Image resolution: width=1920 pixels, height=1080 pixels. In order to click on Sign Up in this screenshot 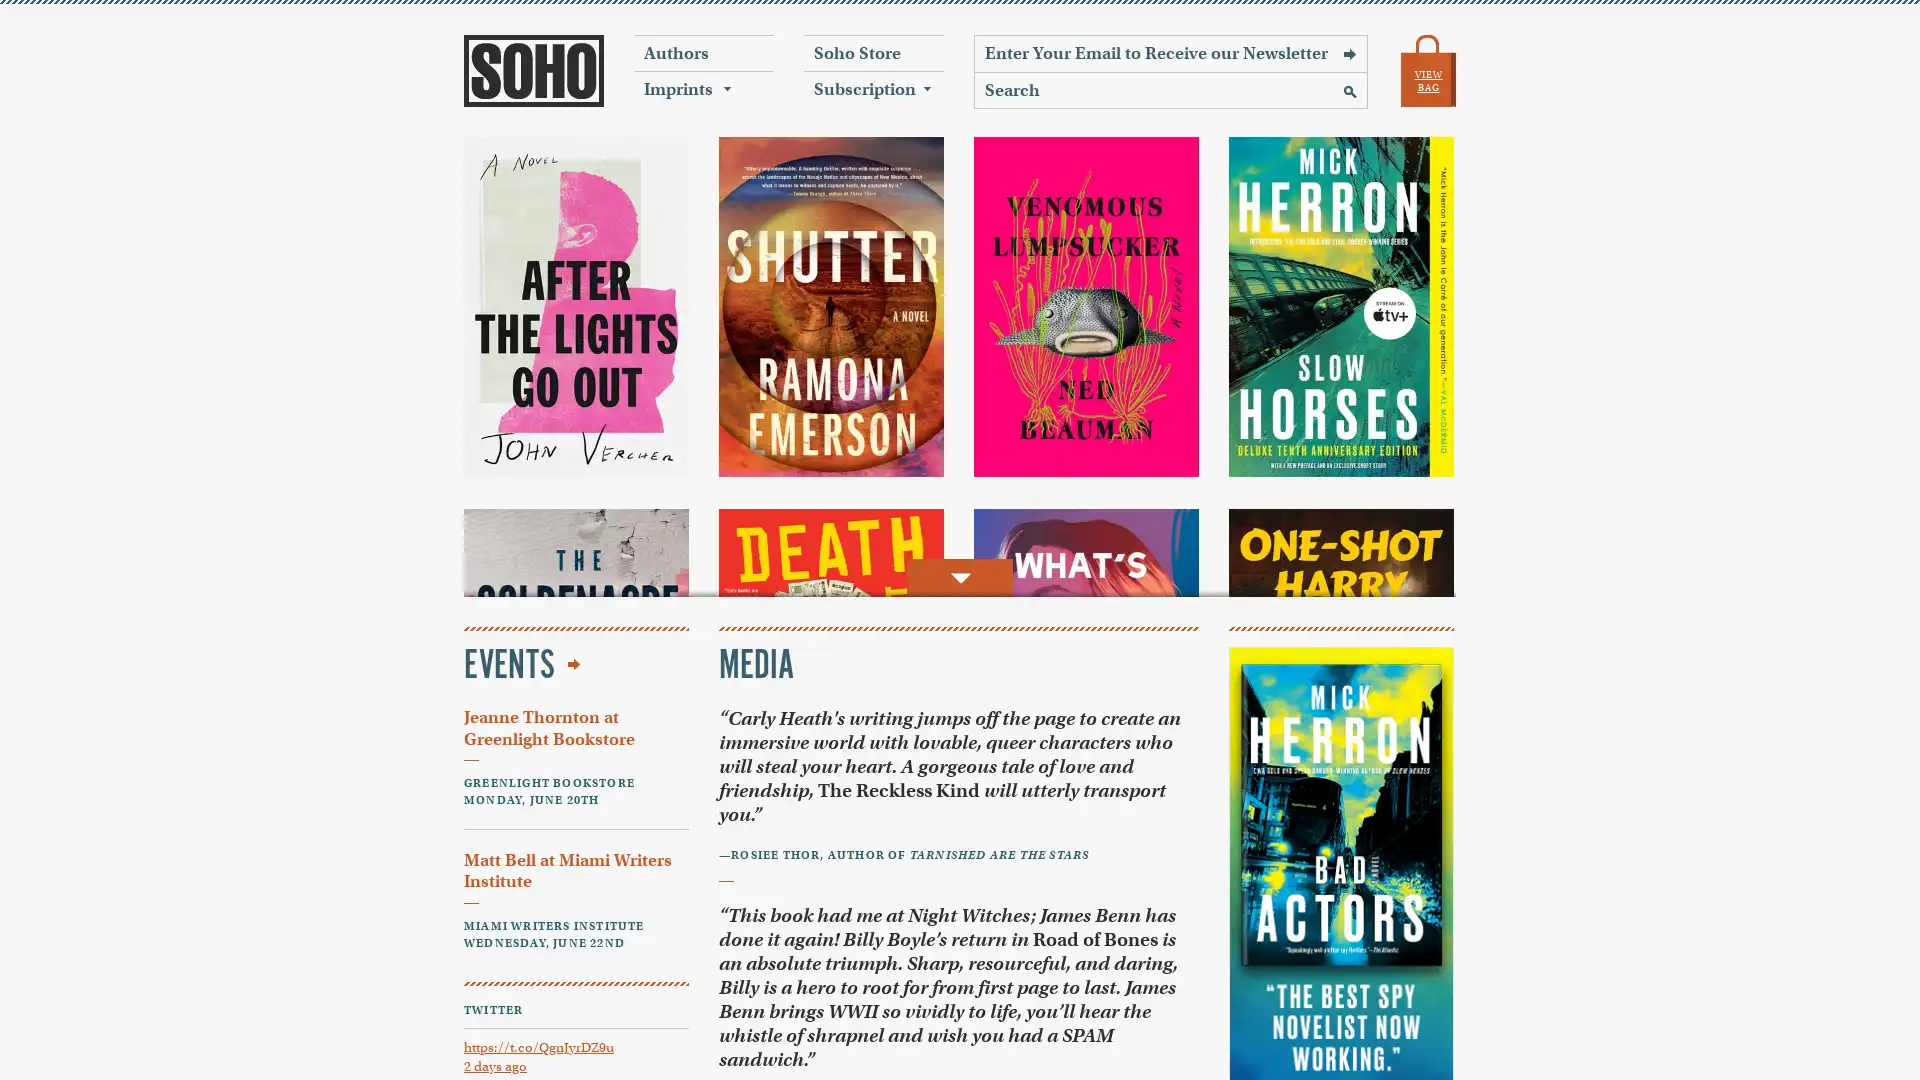, I will do `click(1349, 52)`.